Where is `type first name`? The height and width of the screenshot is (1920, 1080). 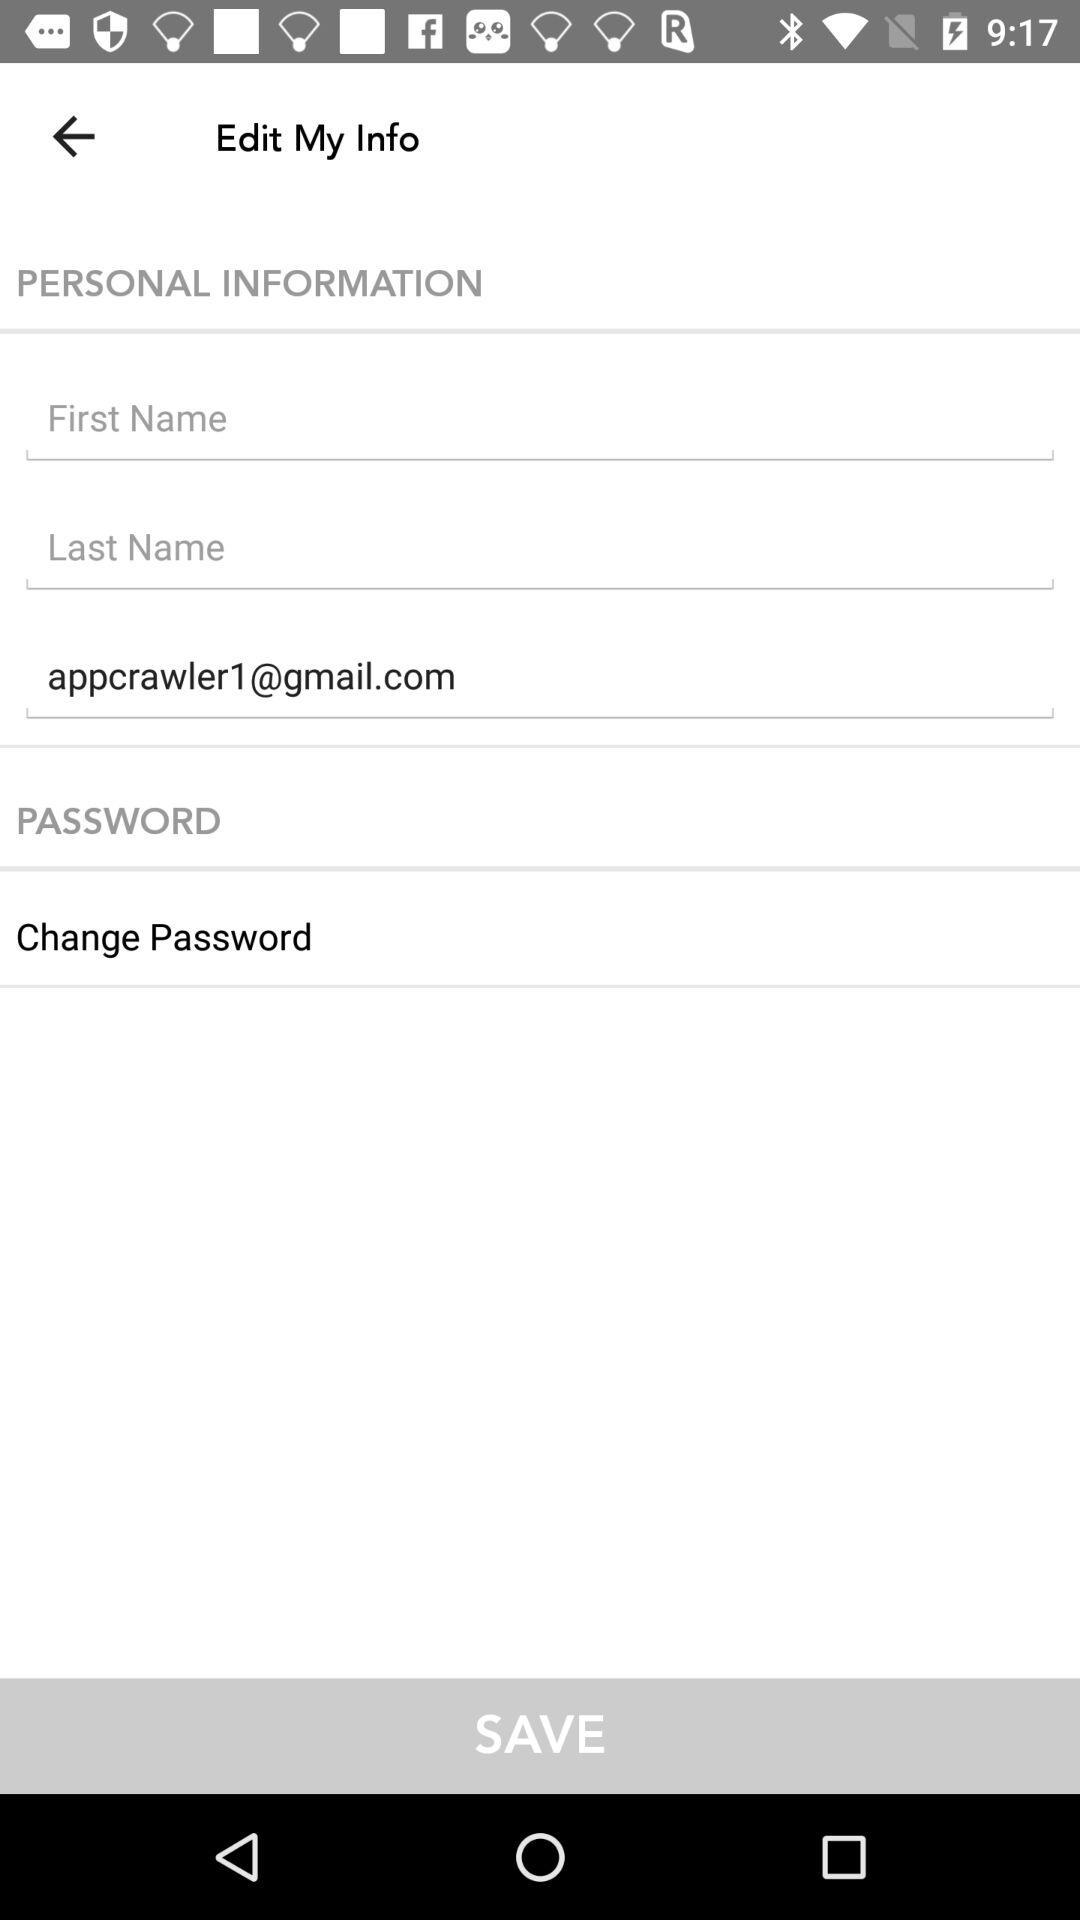
type first name is located at coordinates (540, 421).